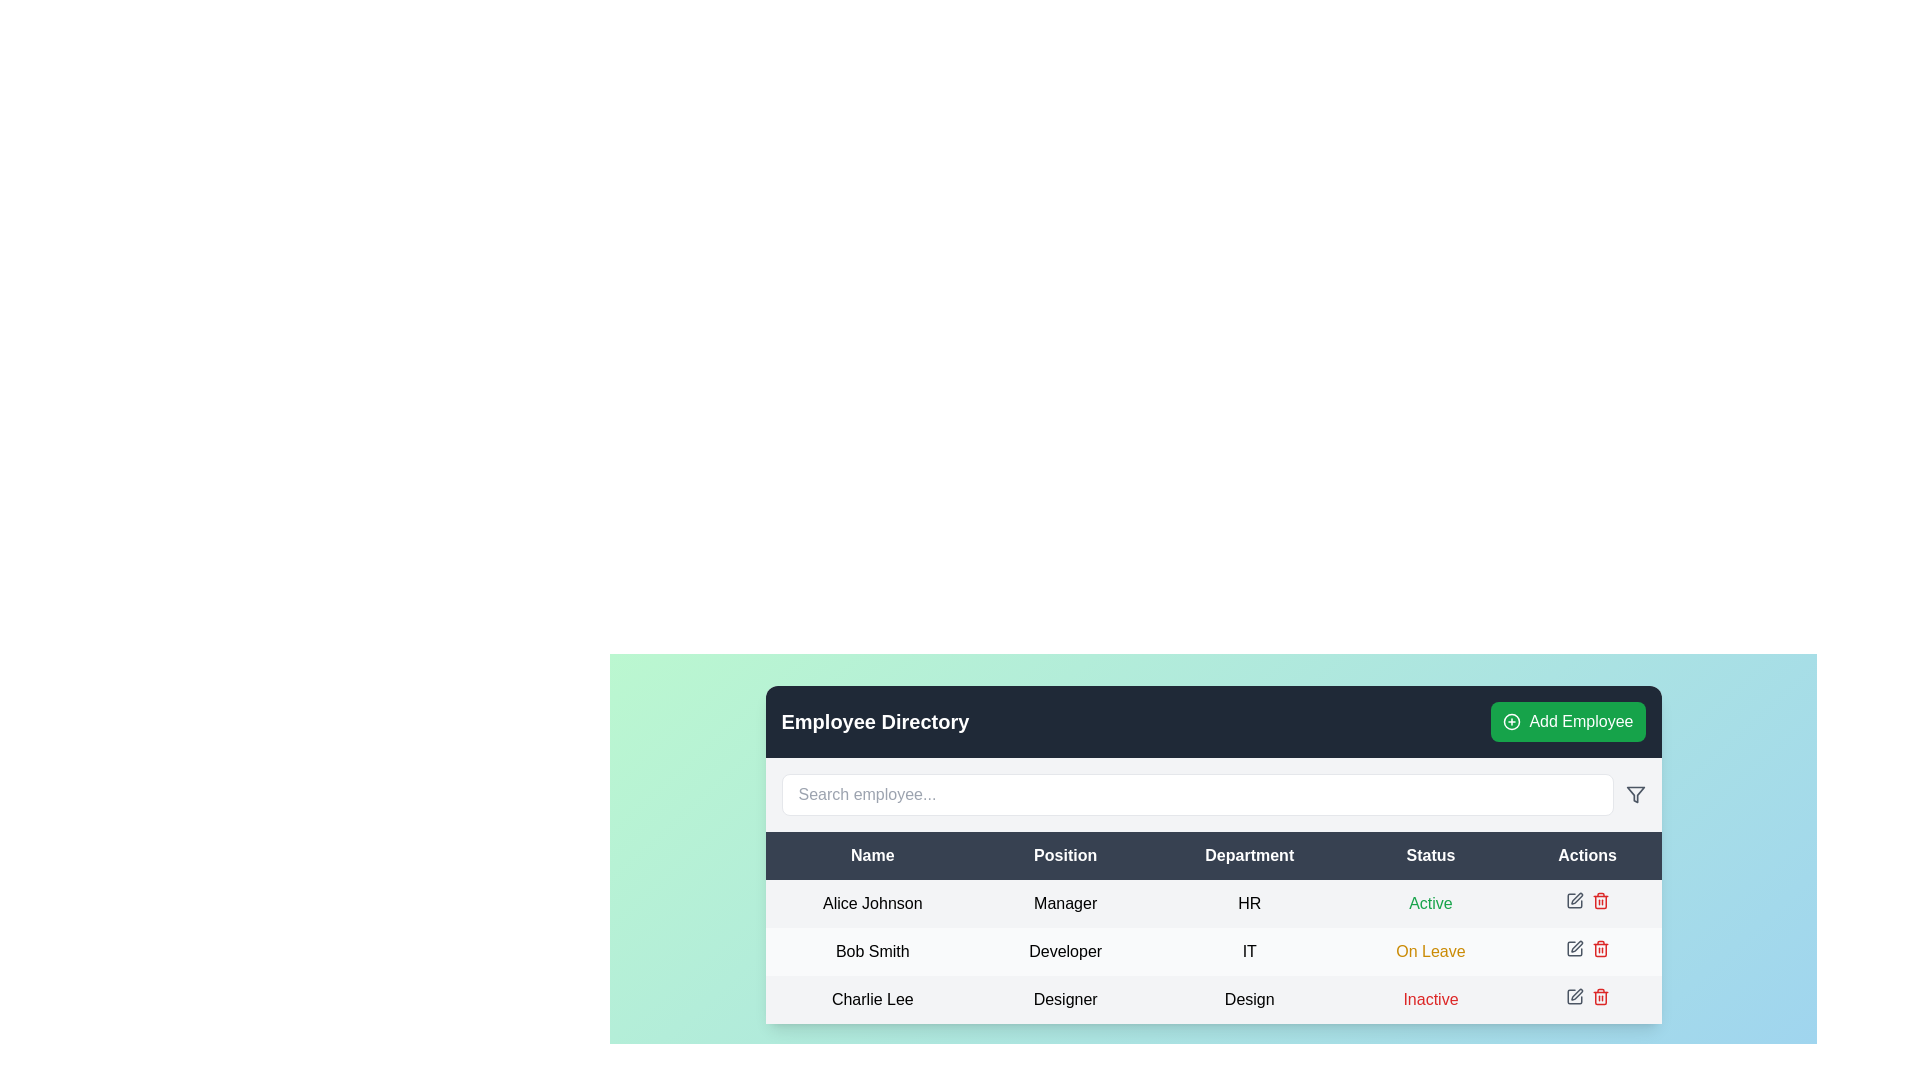  What do you see at coordinates (1600, 996) in the screenshot?
I see `the delete button located in the 'Actions' column of the last row of the table` at bounding box center [1600, 996].